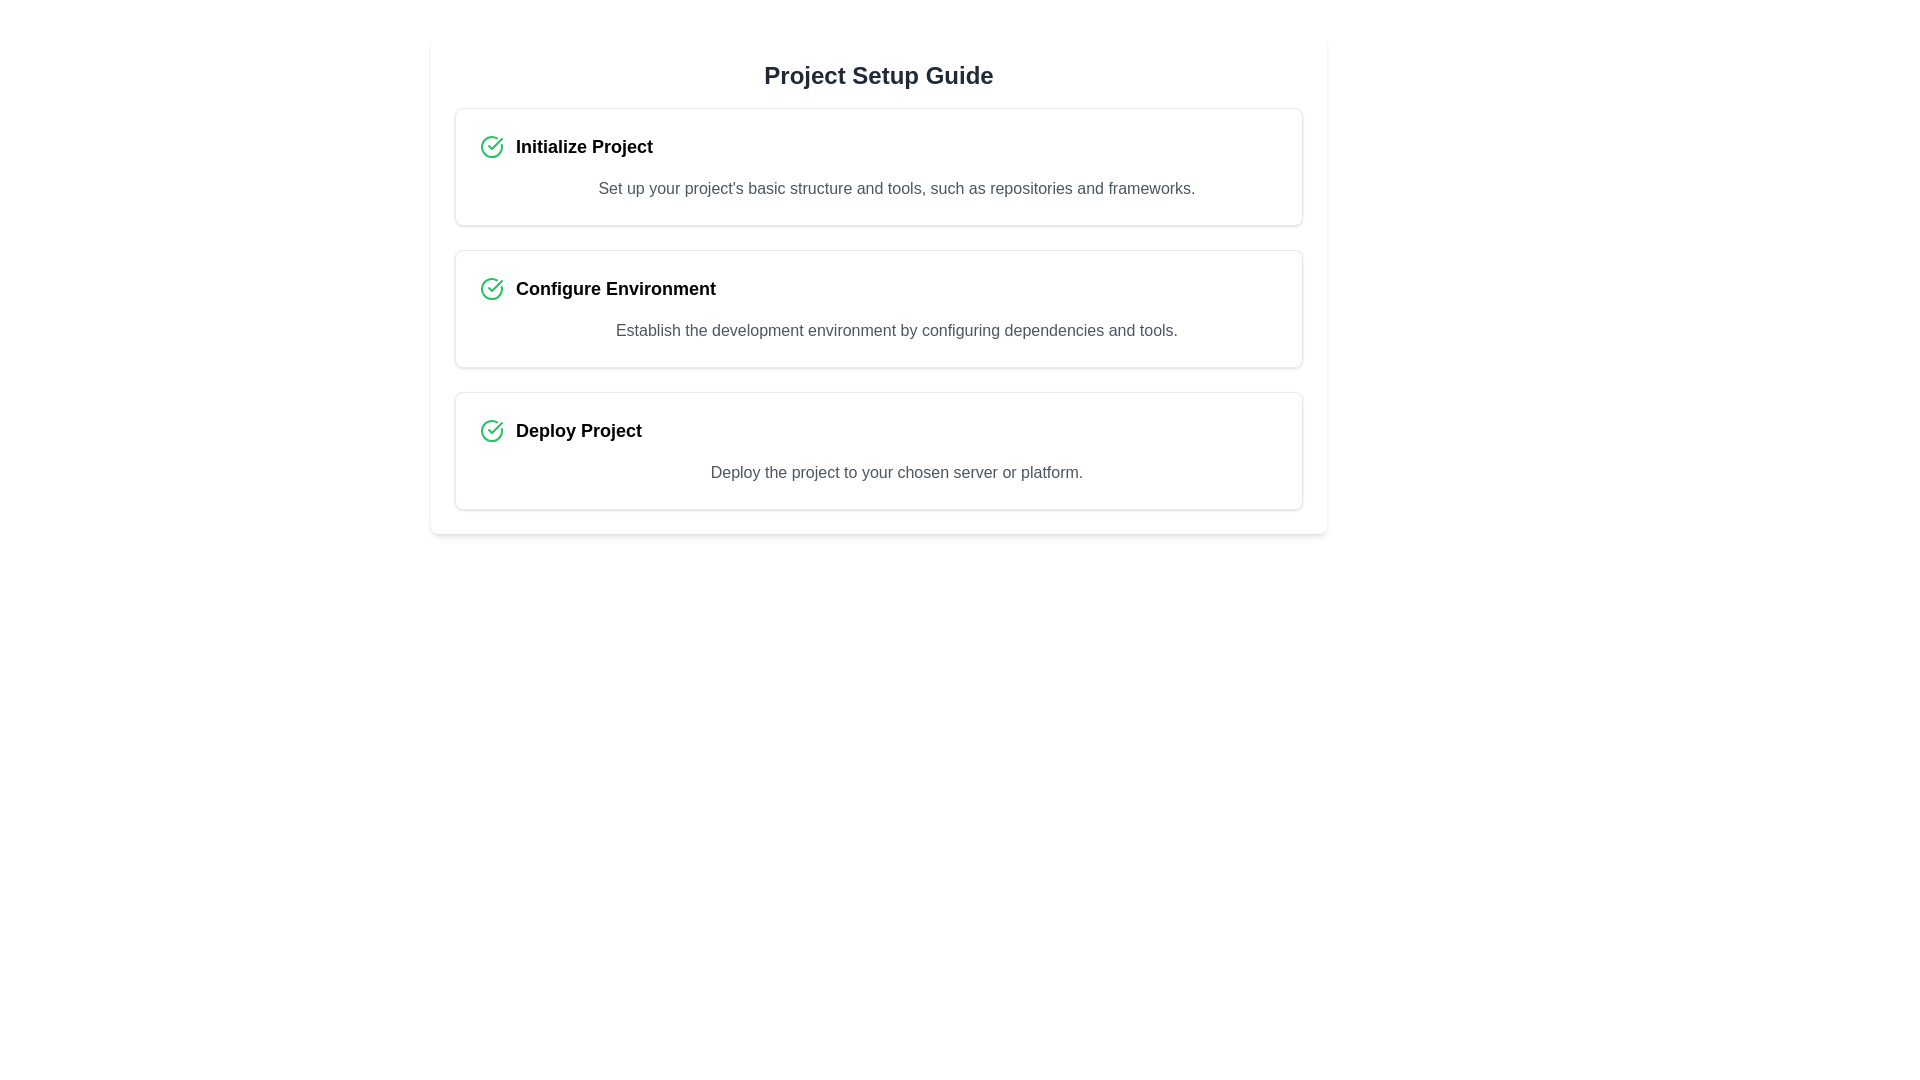  Describe the element at coordinates (896, 330) in the screenshot. I see `the text description containing the phrase 'Establish the development environment by configuring dependencies and tools.' which is styled in gray and positioned below the title 'Configure Environment'` at that location.